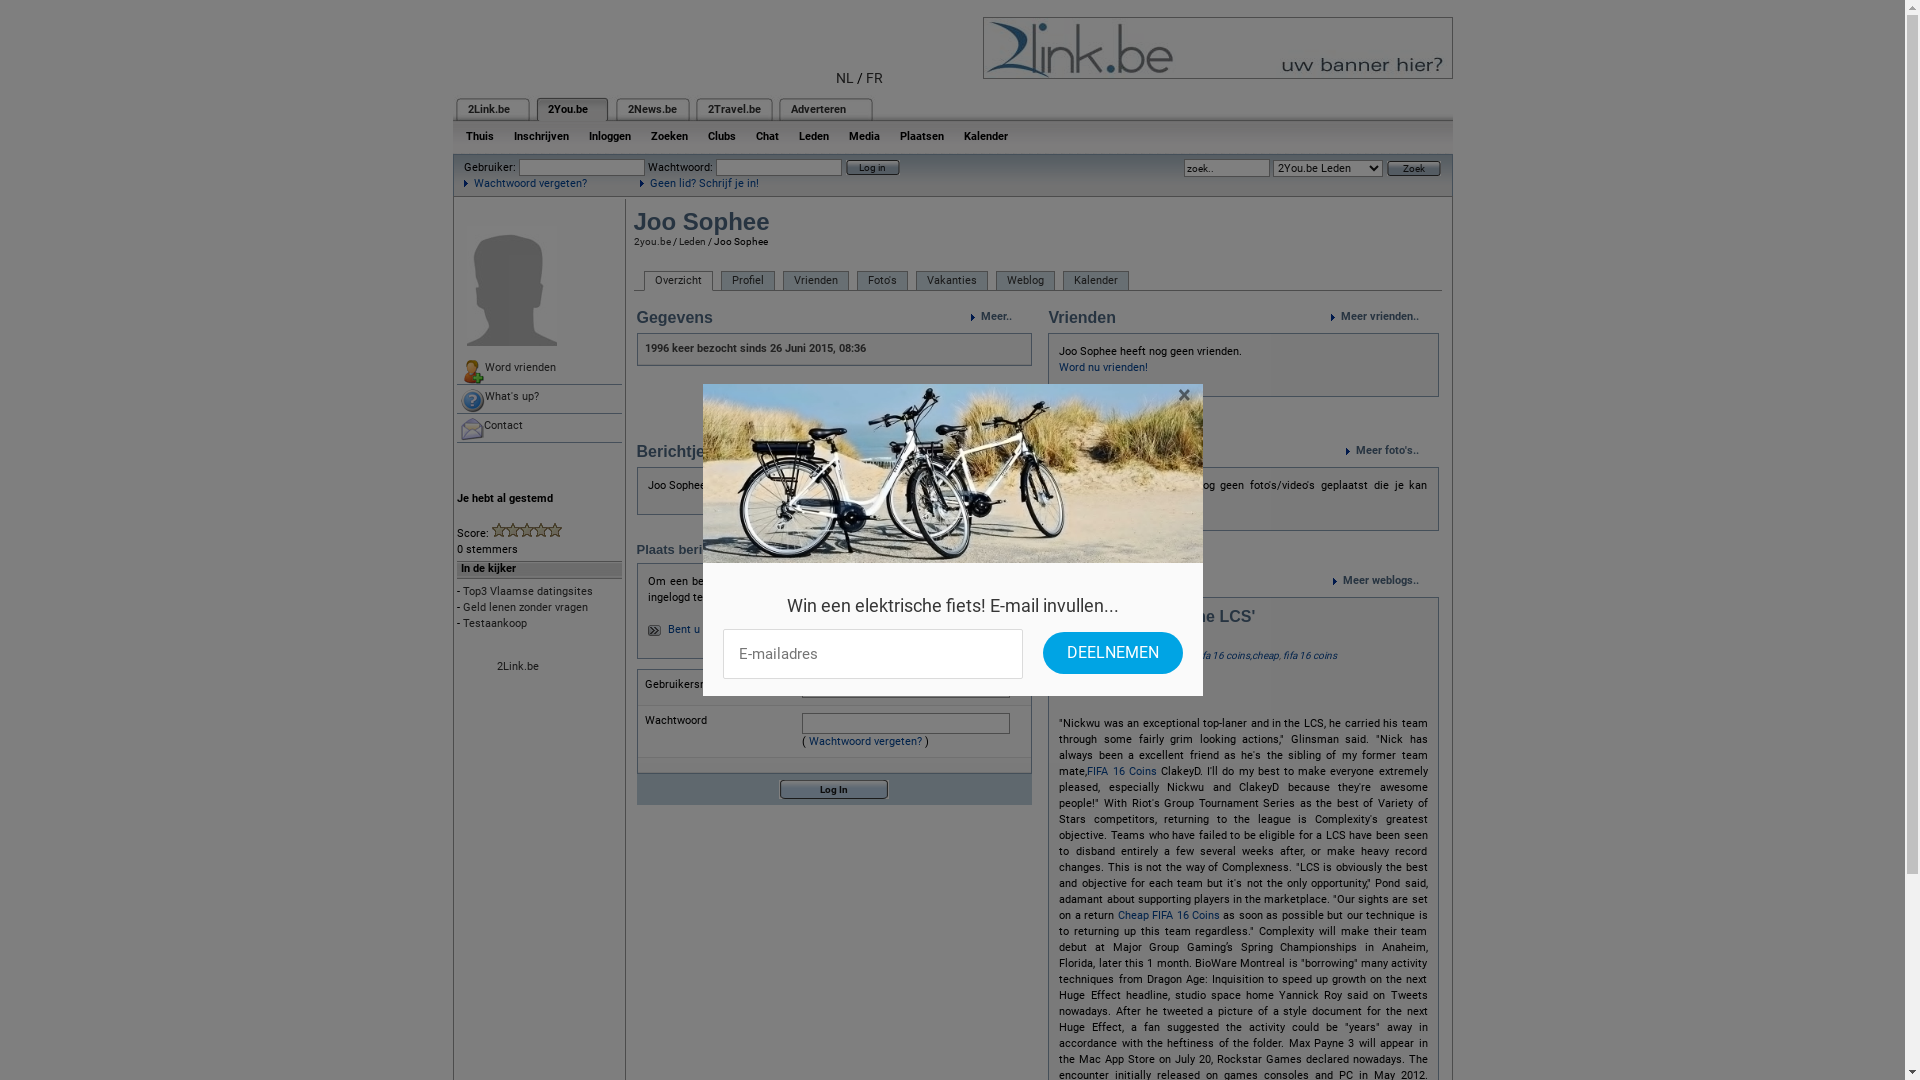 This screenshot has width=1920, height=1080. What do you see at coordinates (538, 427) in the screenshot?
I see `'Contact'` at bounding box center [538, 427].